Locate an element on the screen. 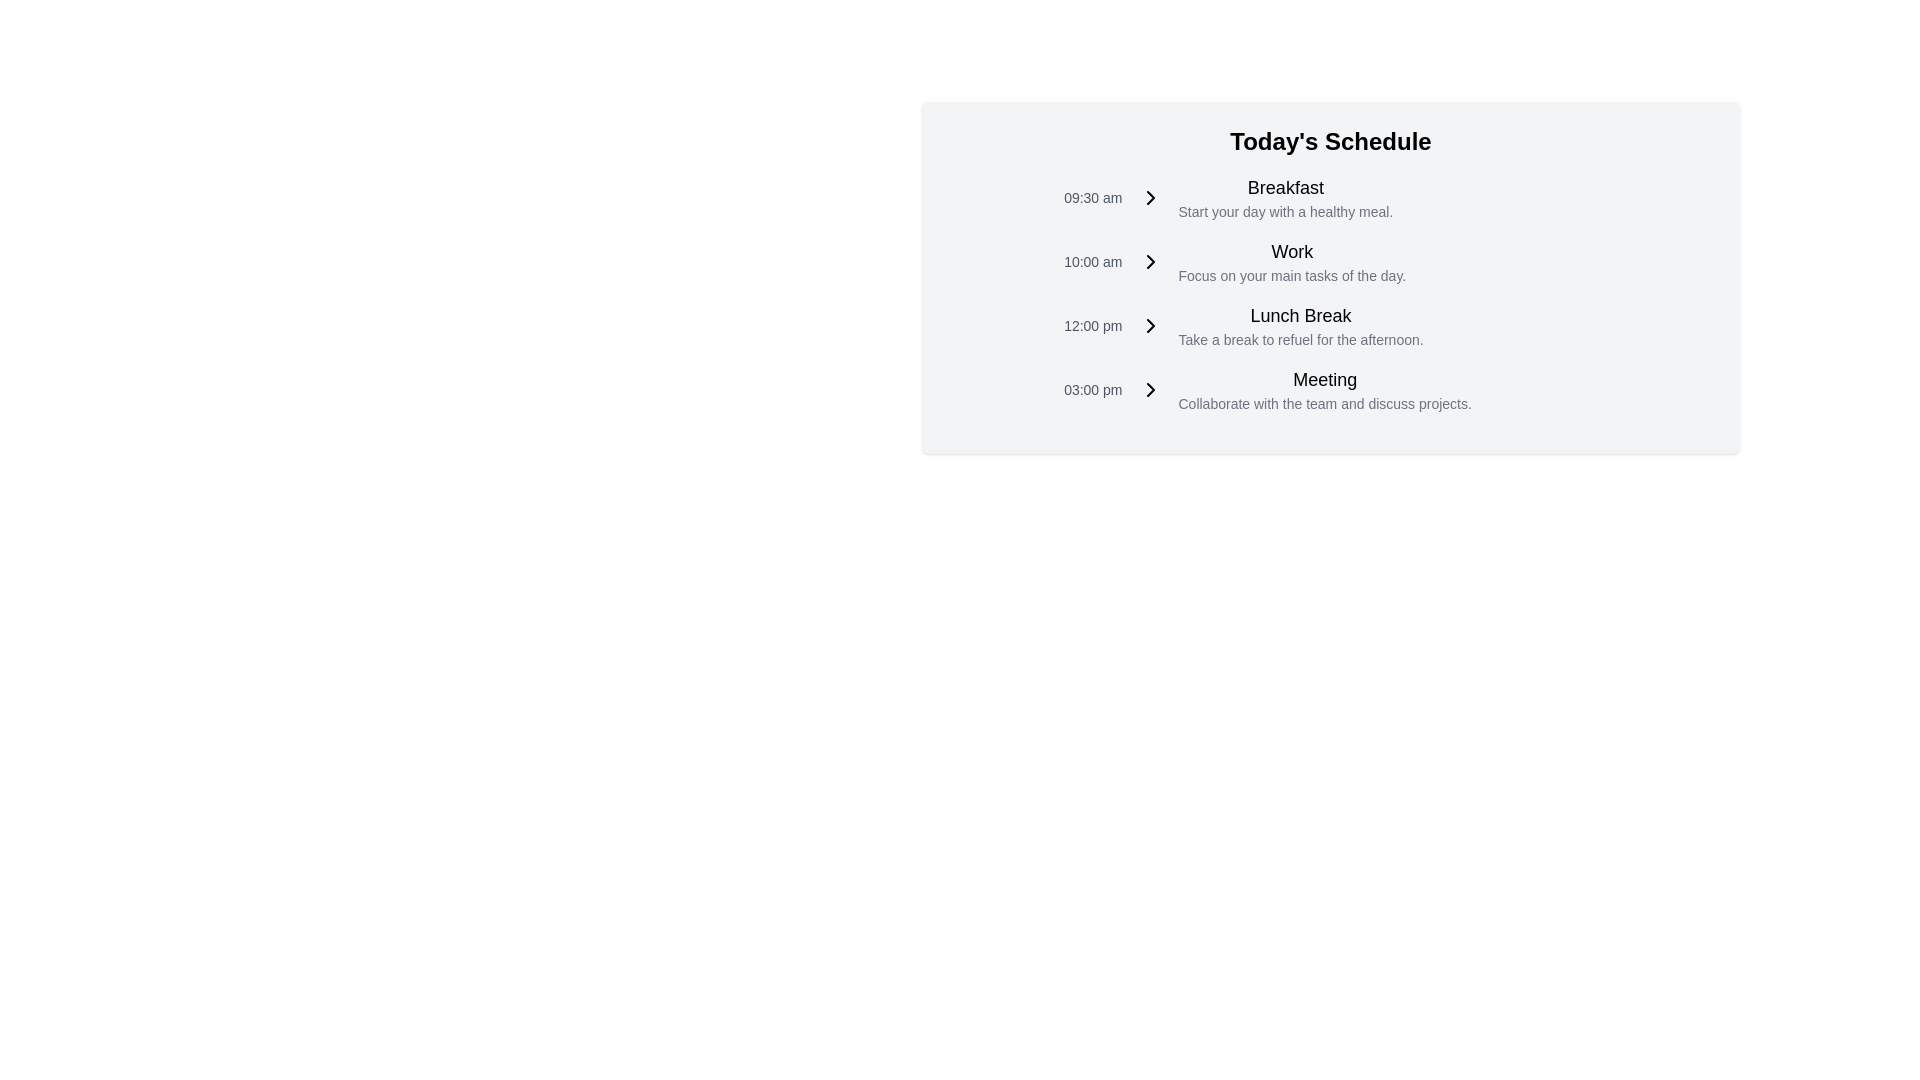 The height and width of the screenshot is (1080, 1920). the text element styled in smaller gray text that reads 'Take a break to refuel for the afternoon,' located under the 'Lunch Break' heading in the 'Today's Schedule' panel is located at coordinates (1300, 338).